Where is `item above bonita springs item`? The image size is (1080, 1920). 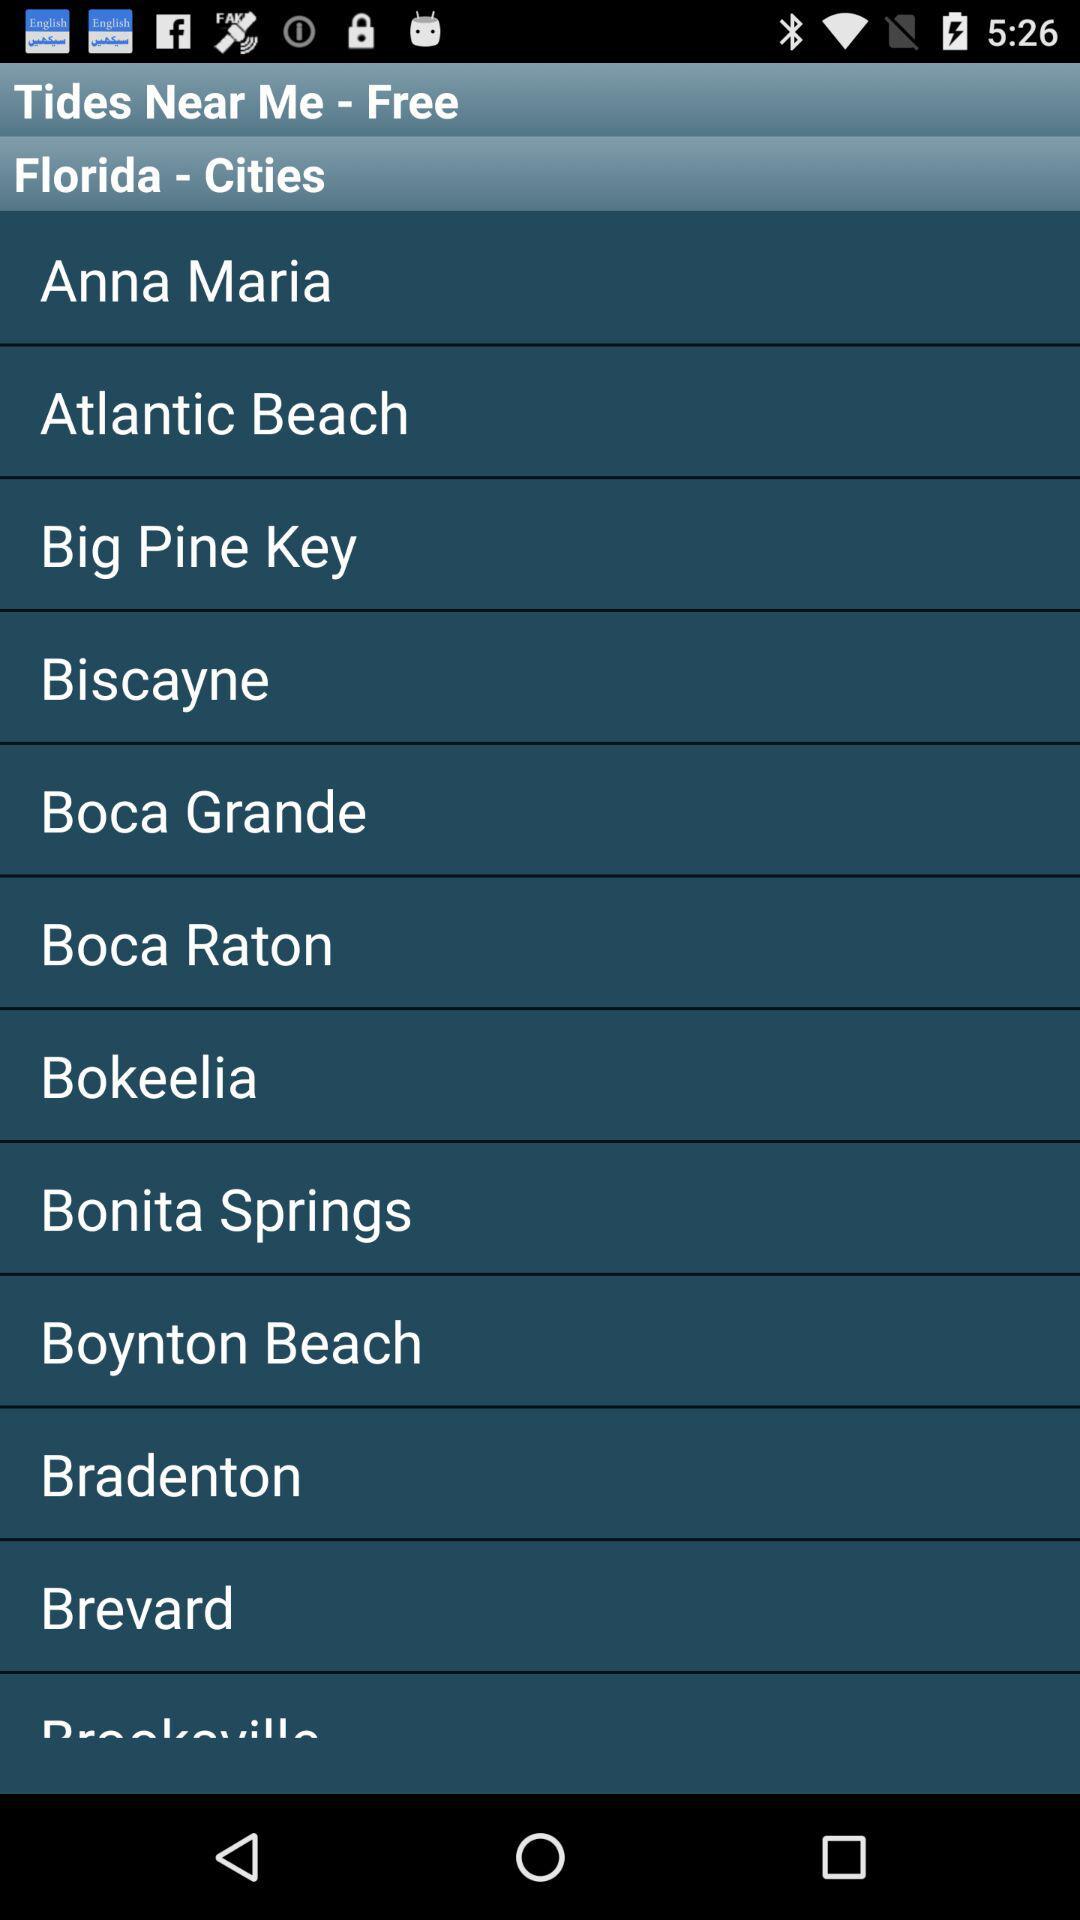
item above bonita springs item is located at coordinates (540, 1074).